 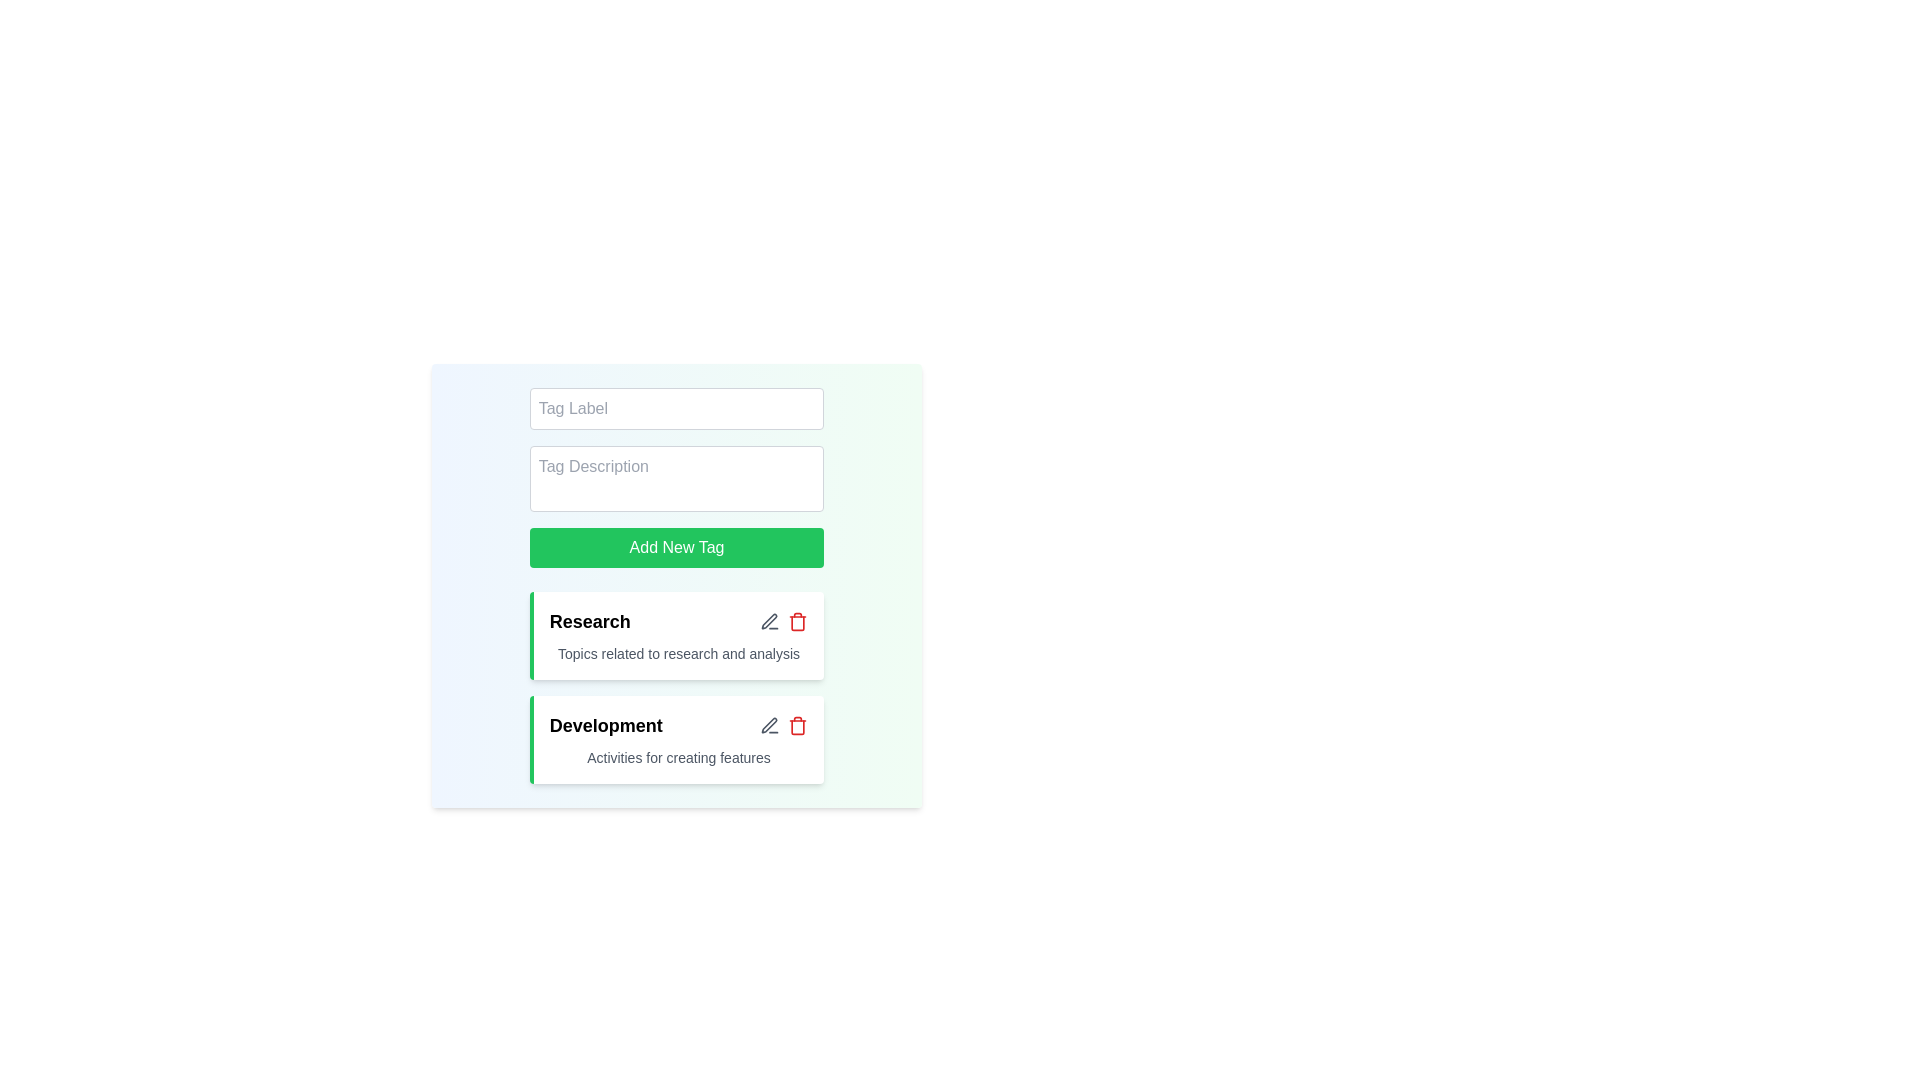 What do you see at coordinates (768, 620) in the screenshot?
I see `the decorative edit icon located on the right side of the 'Development' row, next to the red trash-can symbol` at bounding box center [768, 620].